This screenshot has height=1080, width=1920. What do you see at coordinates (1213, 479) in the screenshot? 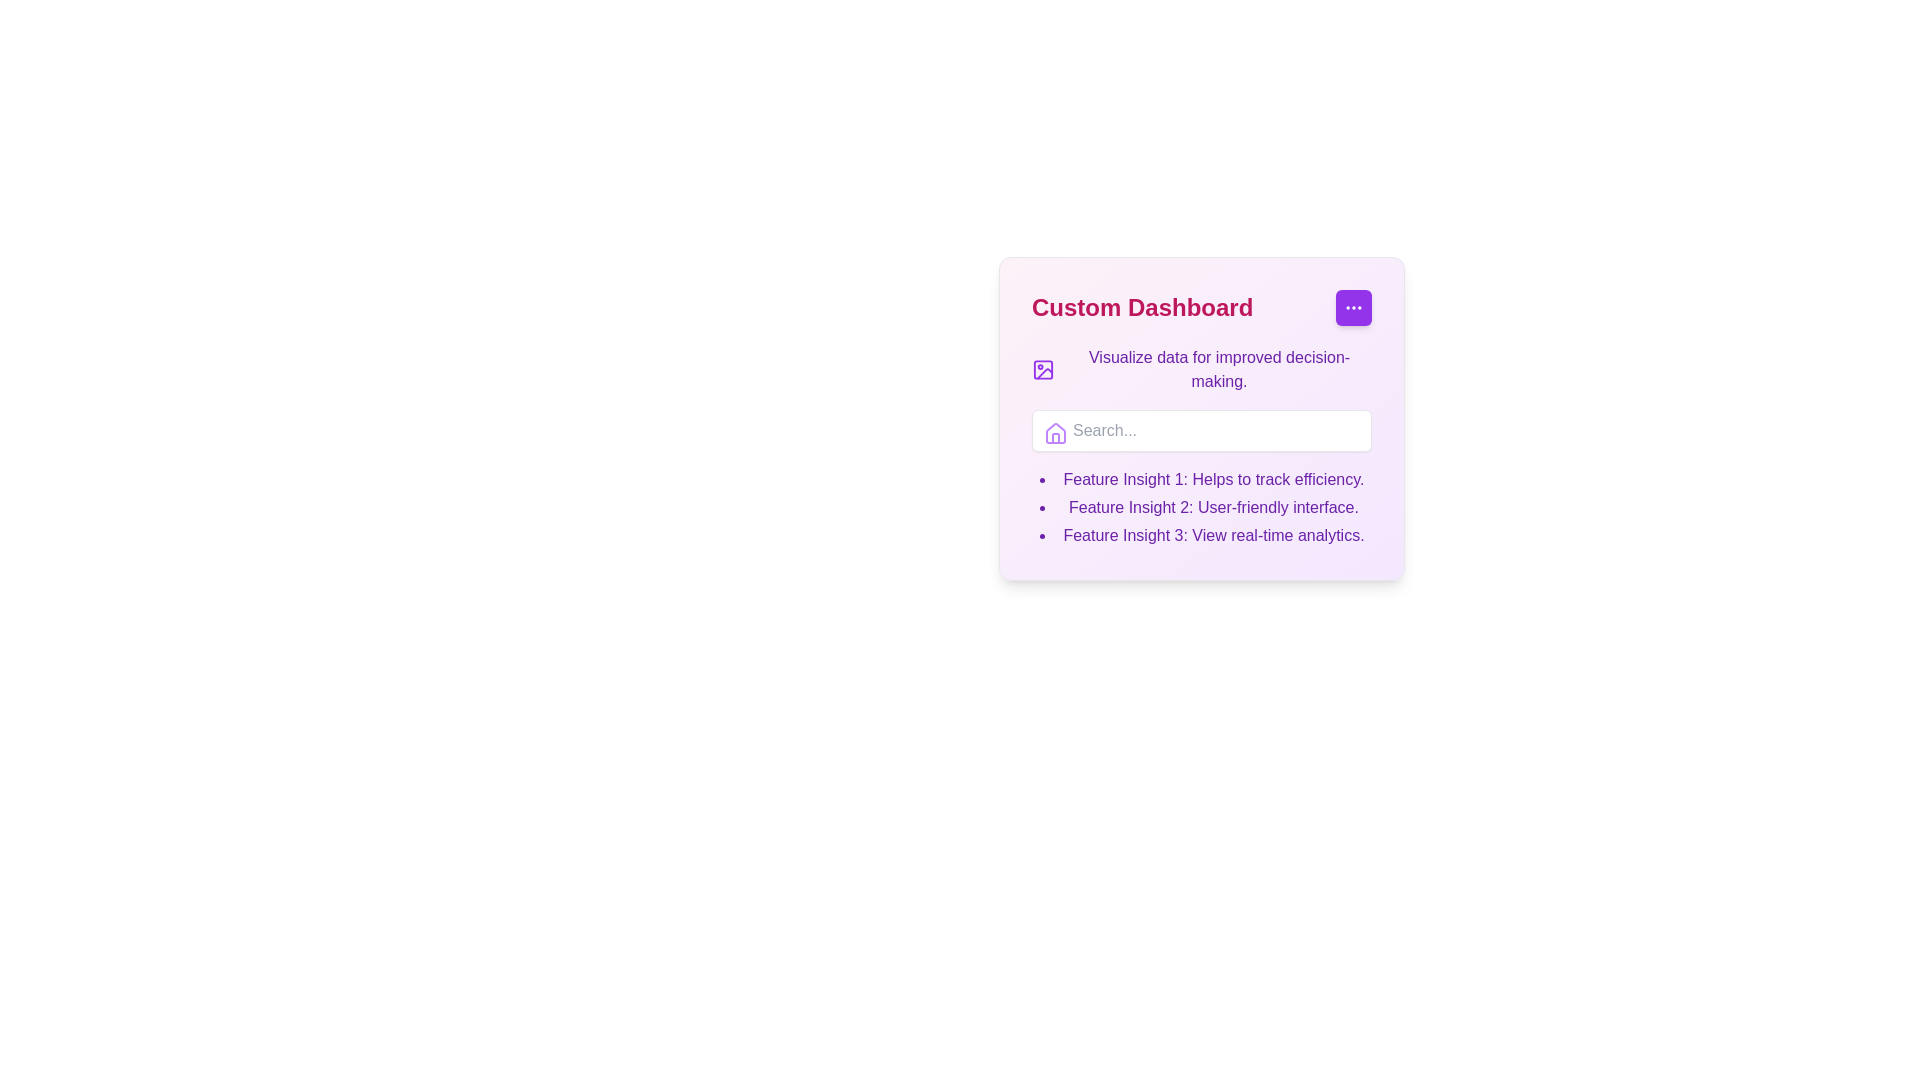
I see `the static text element that reads 'Feature Insight 1: Helps to track efficiency.' styled in purple font, located at the top of a vertical list beneath a search bar` at bounding box center [1213, 479].